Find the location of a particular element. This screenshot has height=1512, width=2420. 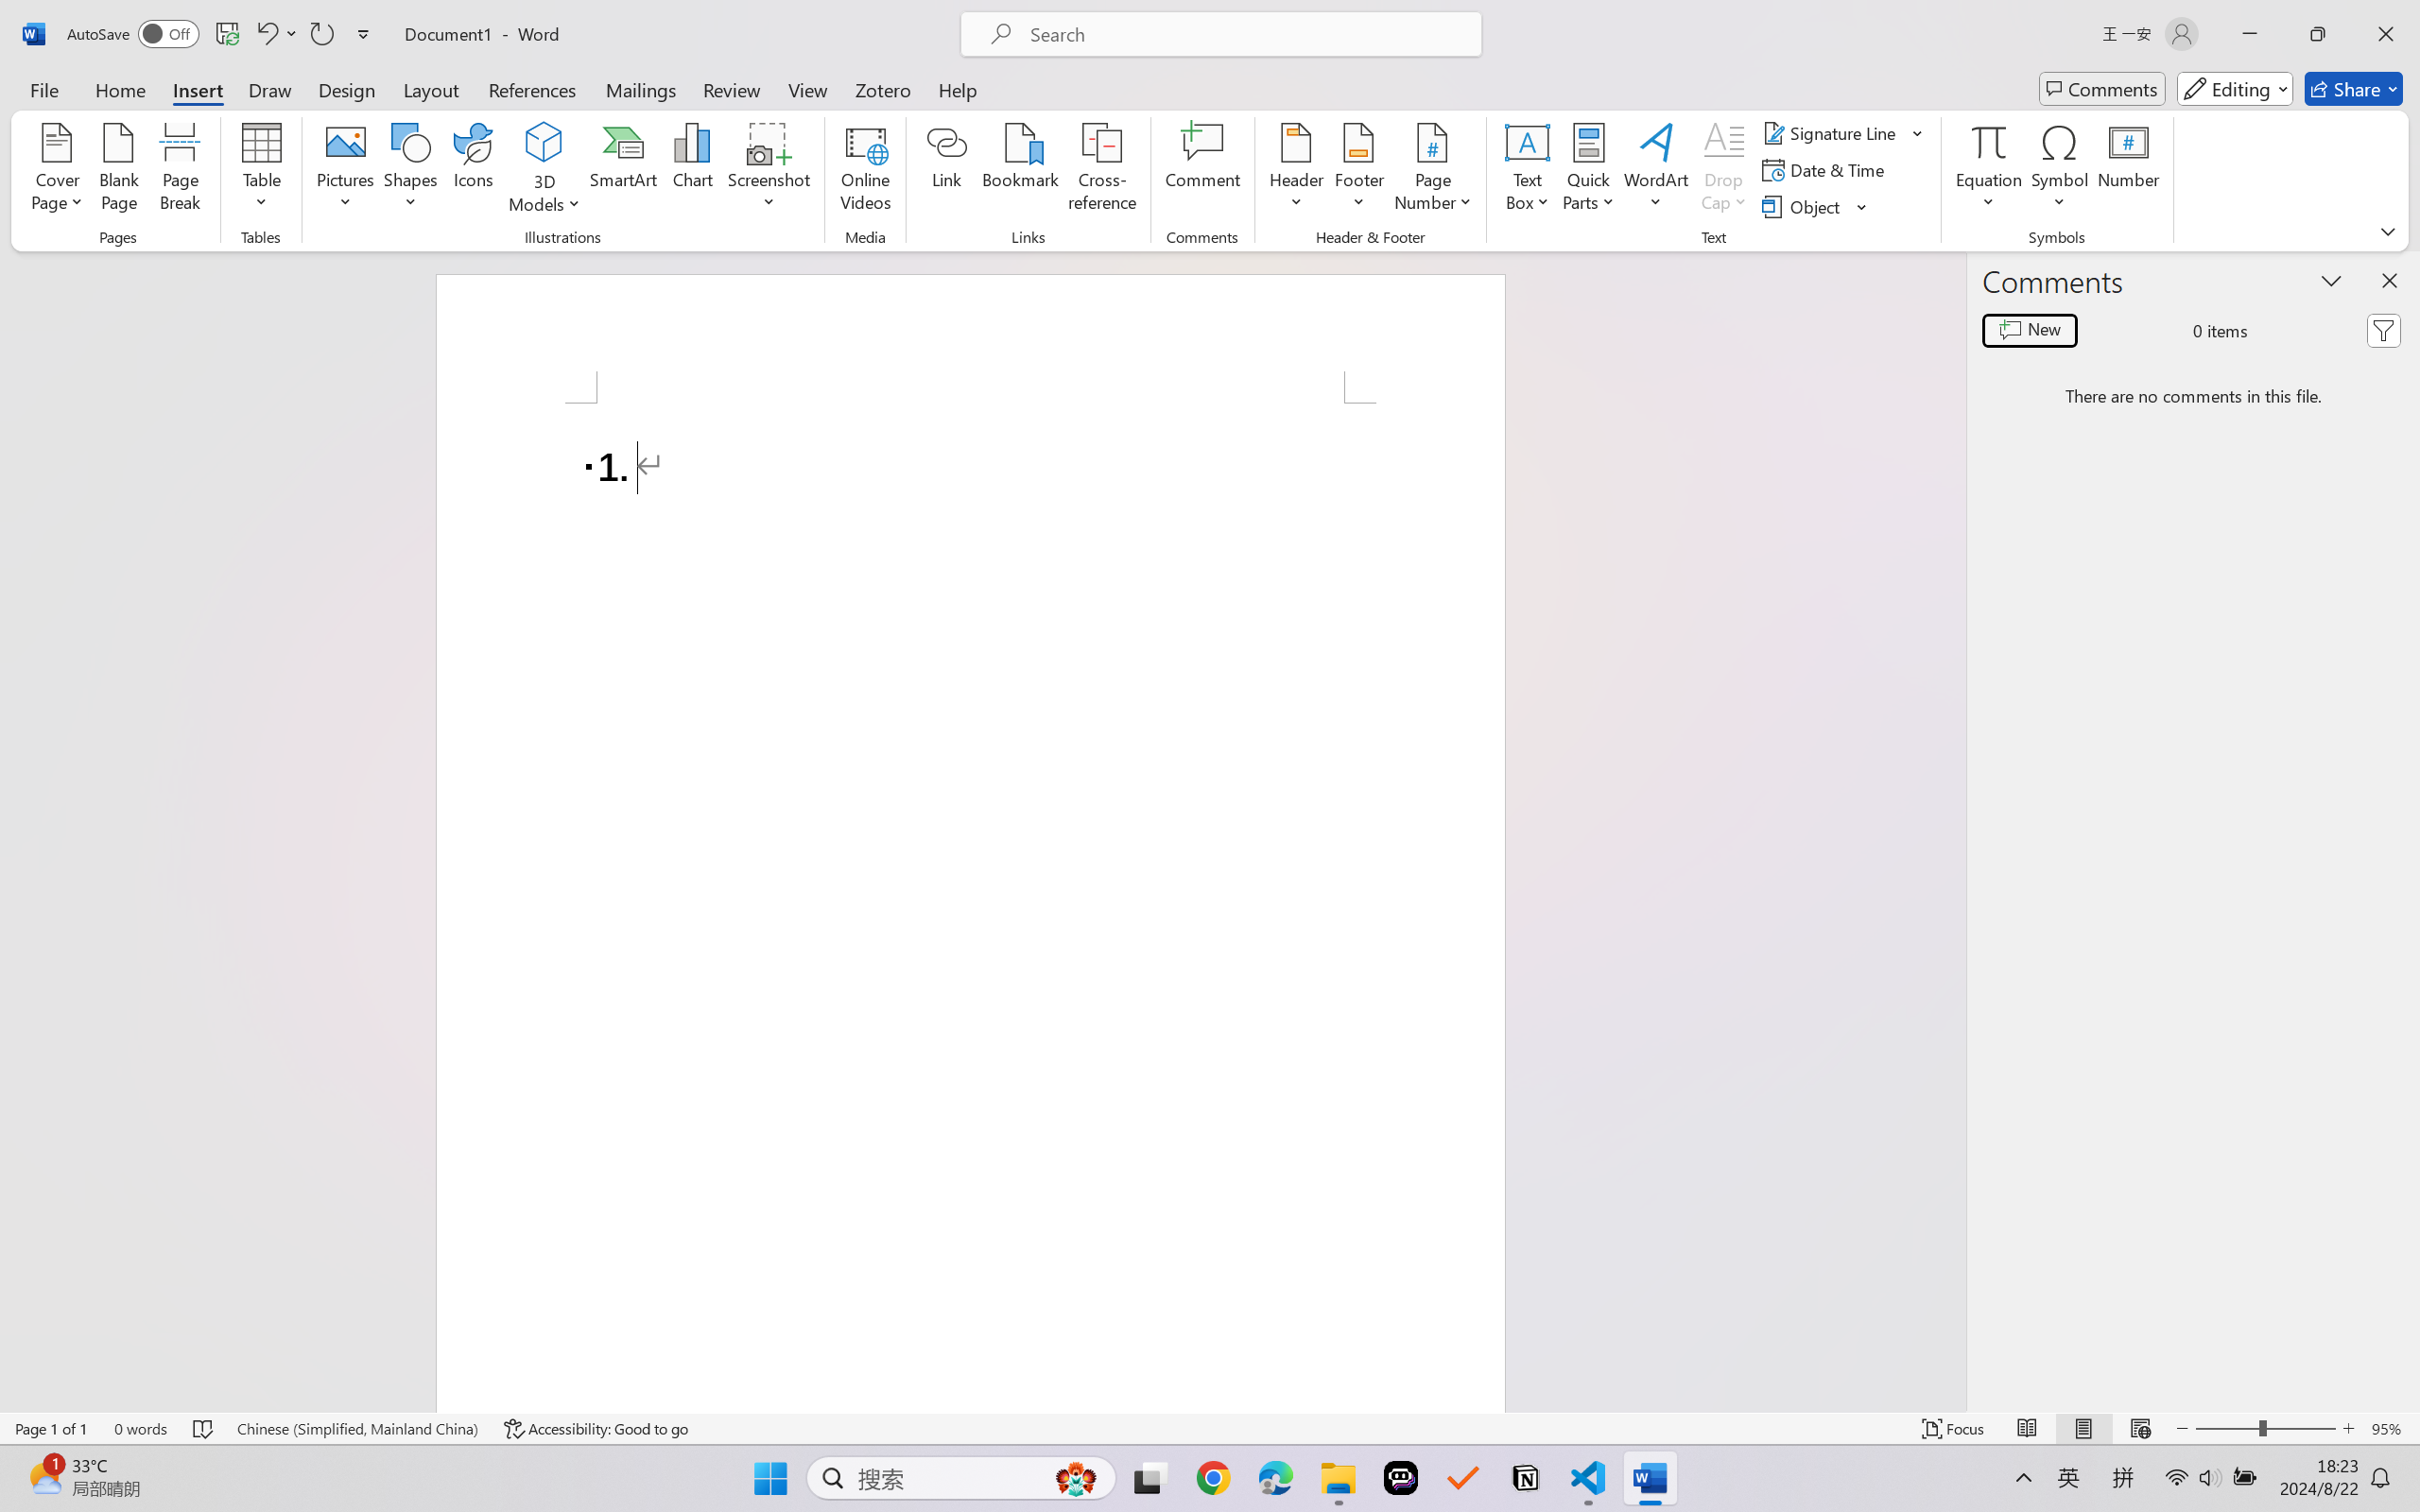

'Table' is located at coordinates (261, 170).